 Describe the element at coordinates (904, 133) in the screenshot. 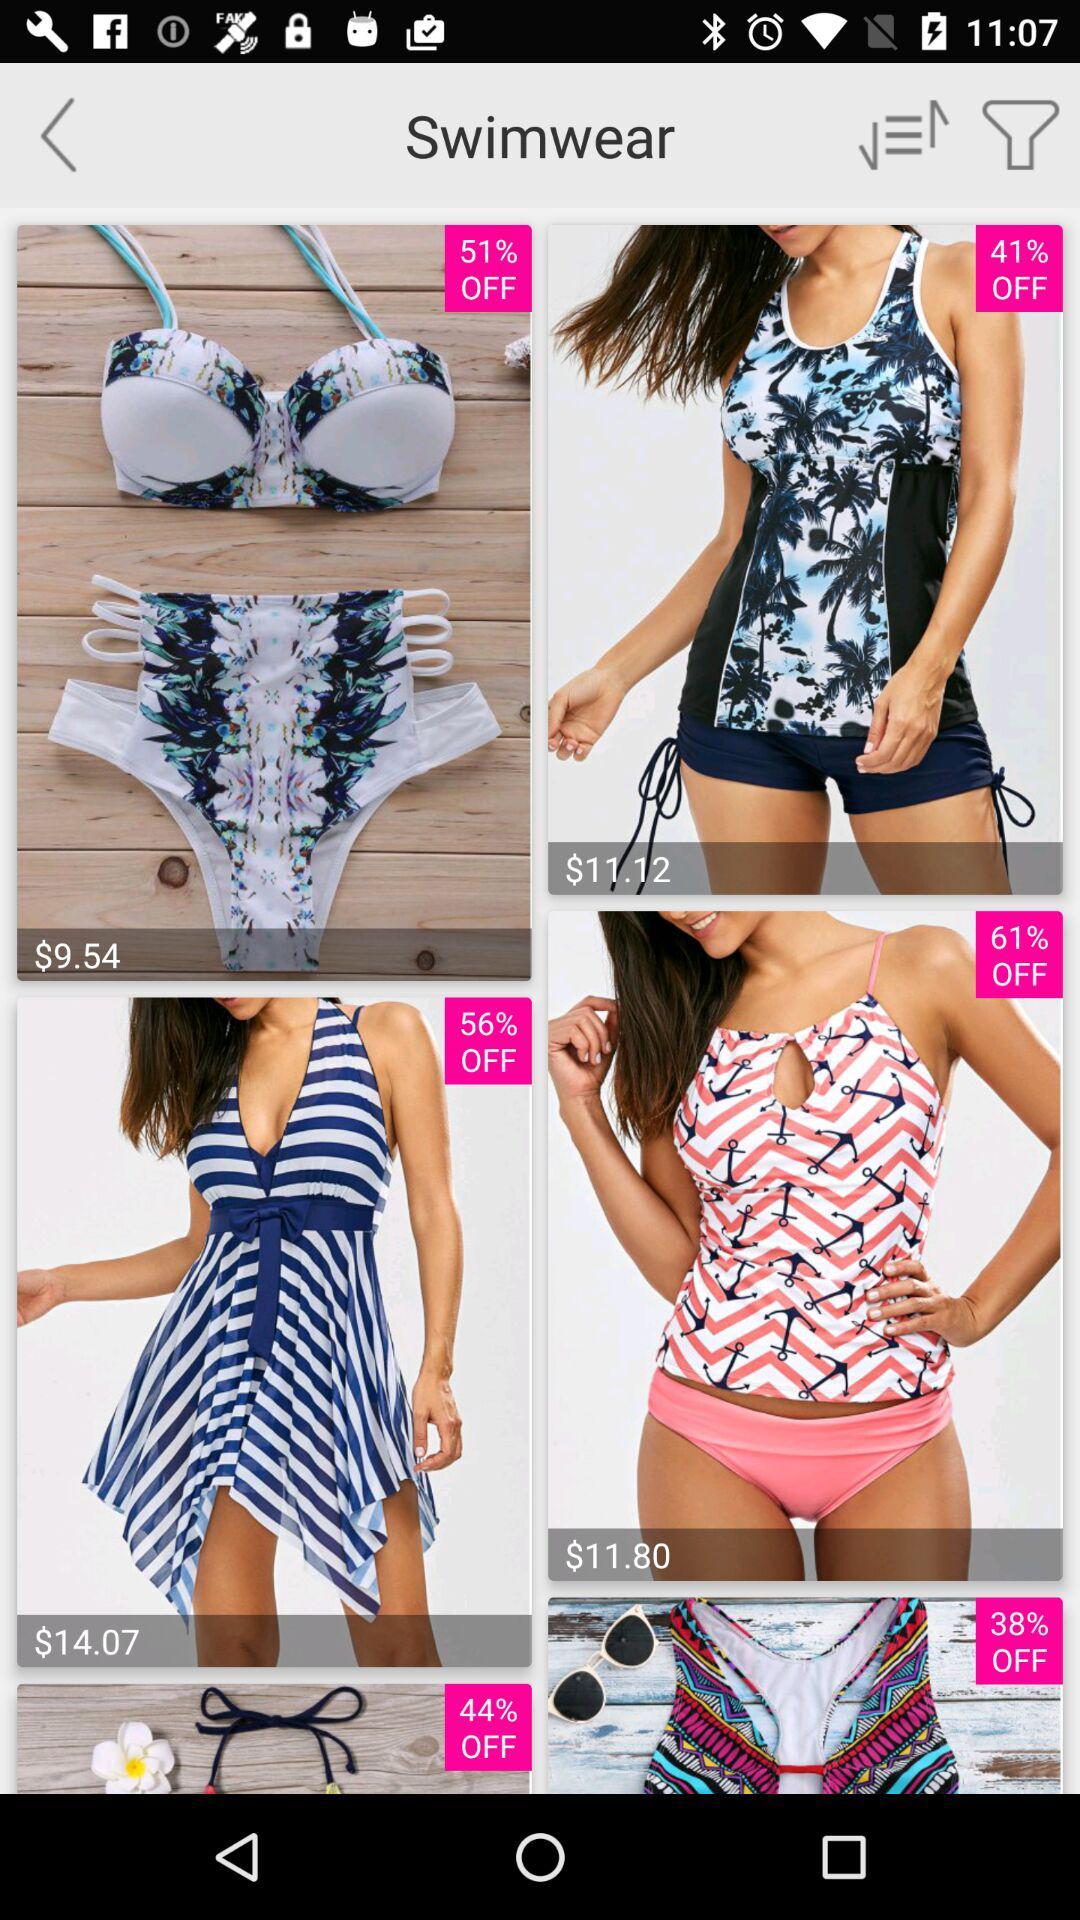

I see `navigate search results` at that location.